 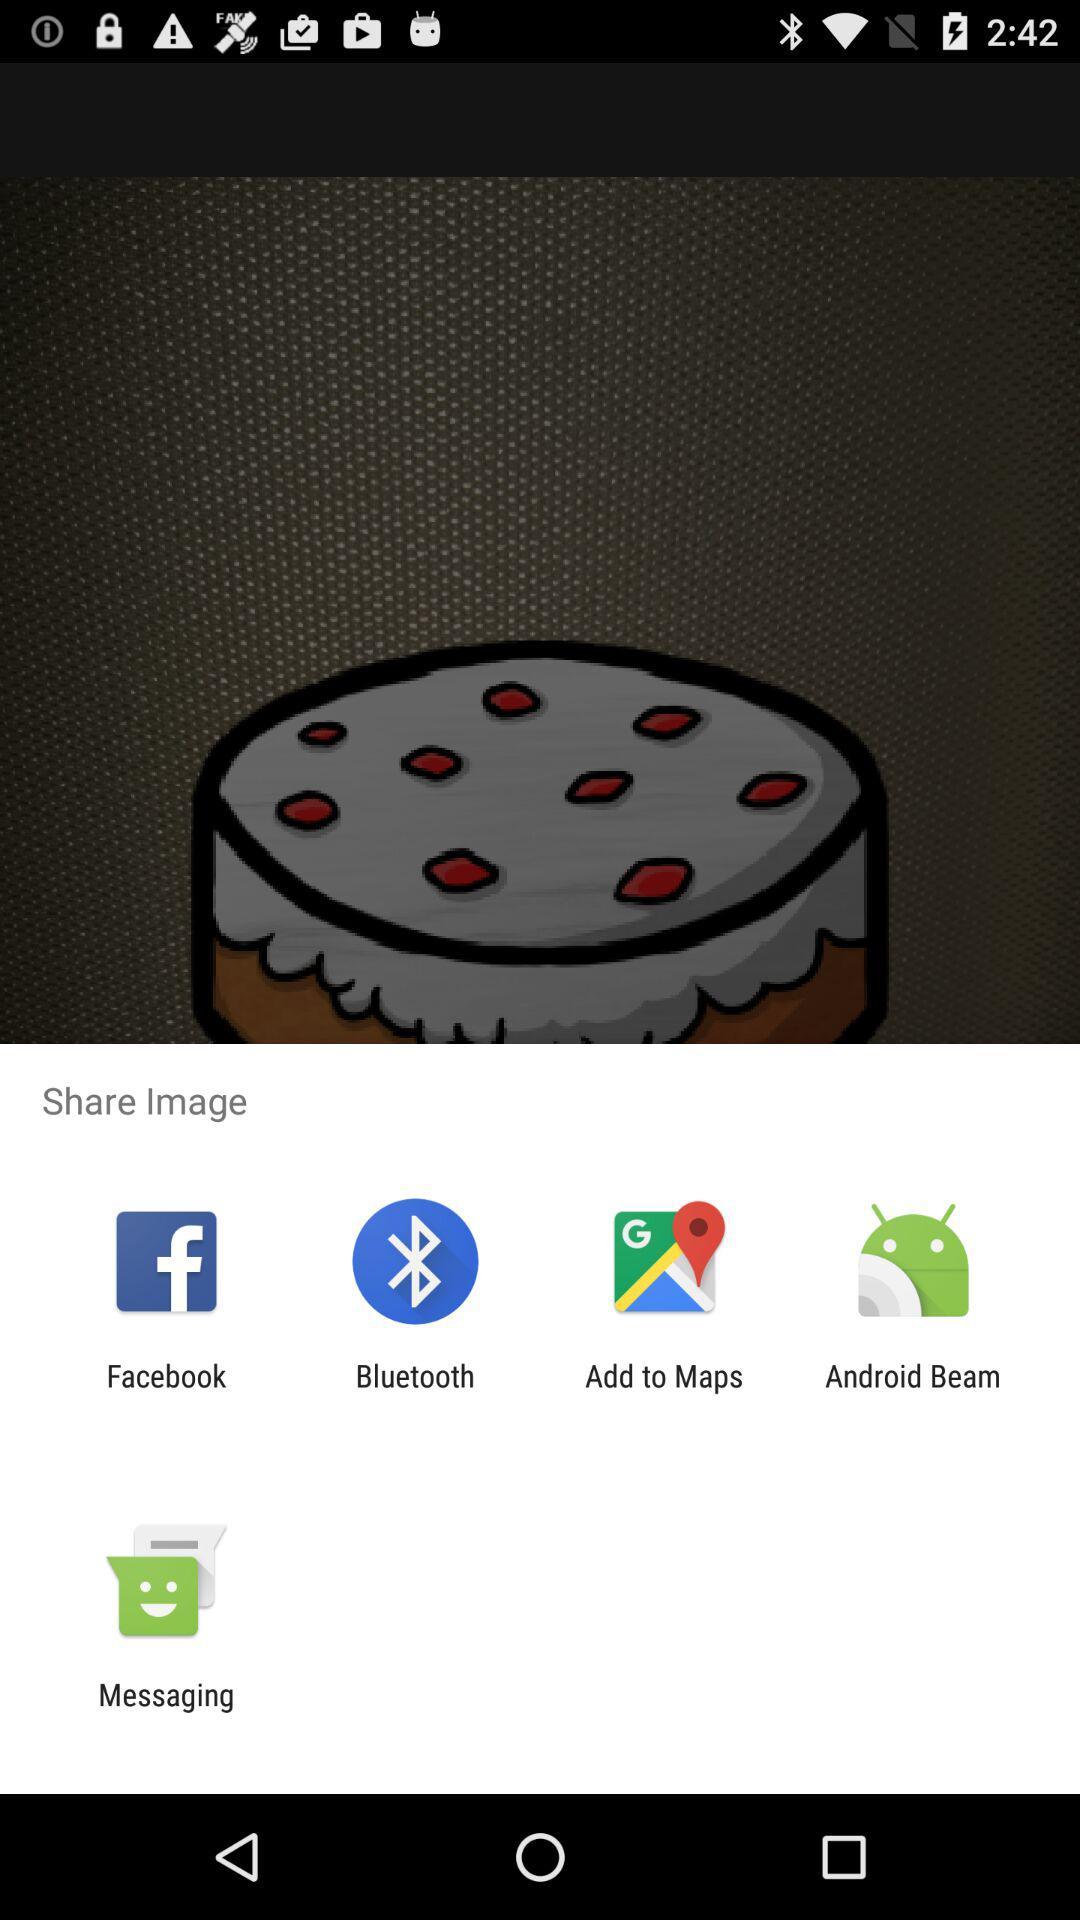 I want to click on the item to the right of the facebook icon, so click(x=414, y=1392).